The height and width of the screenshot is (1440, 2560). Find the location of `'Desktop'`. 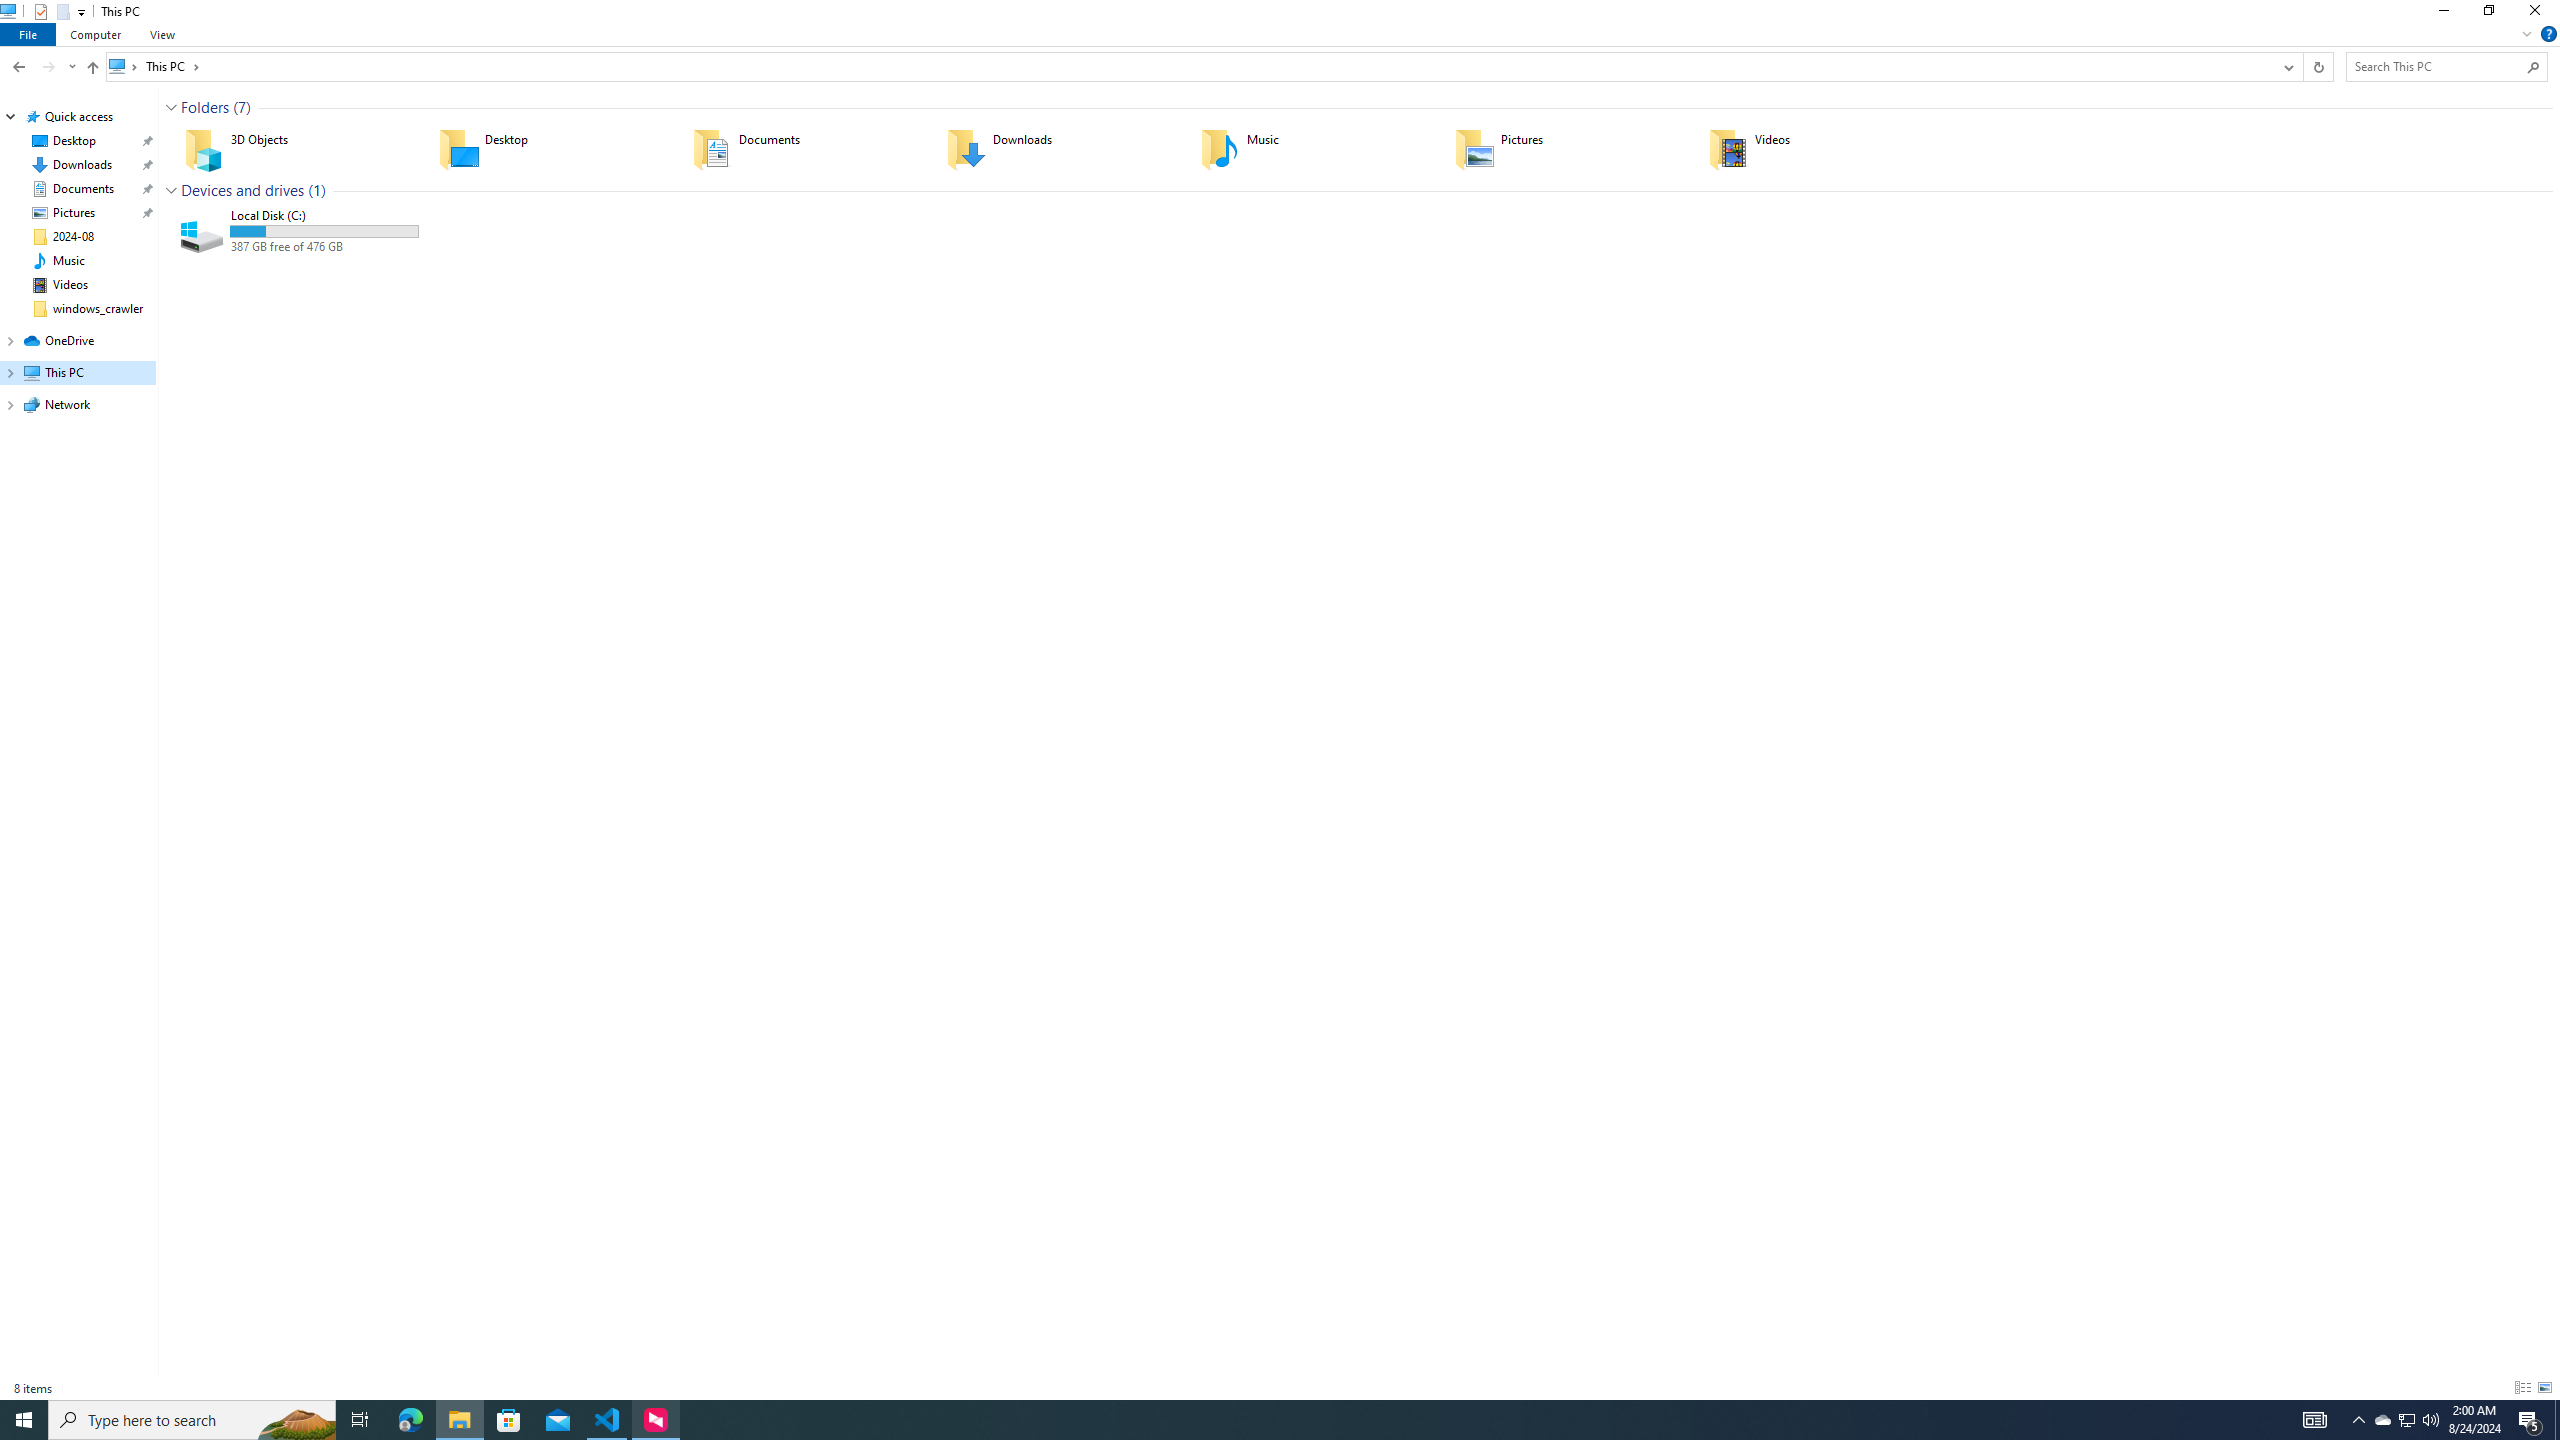

'Desktop' is located at coordinates (551, 149).